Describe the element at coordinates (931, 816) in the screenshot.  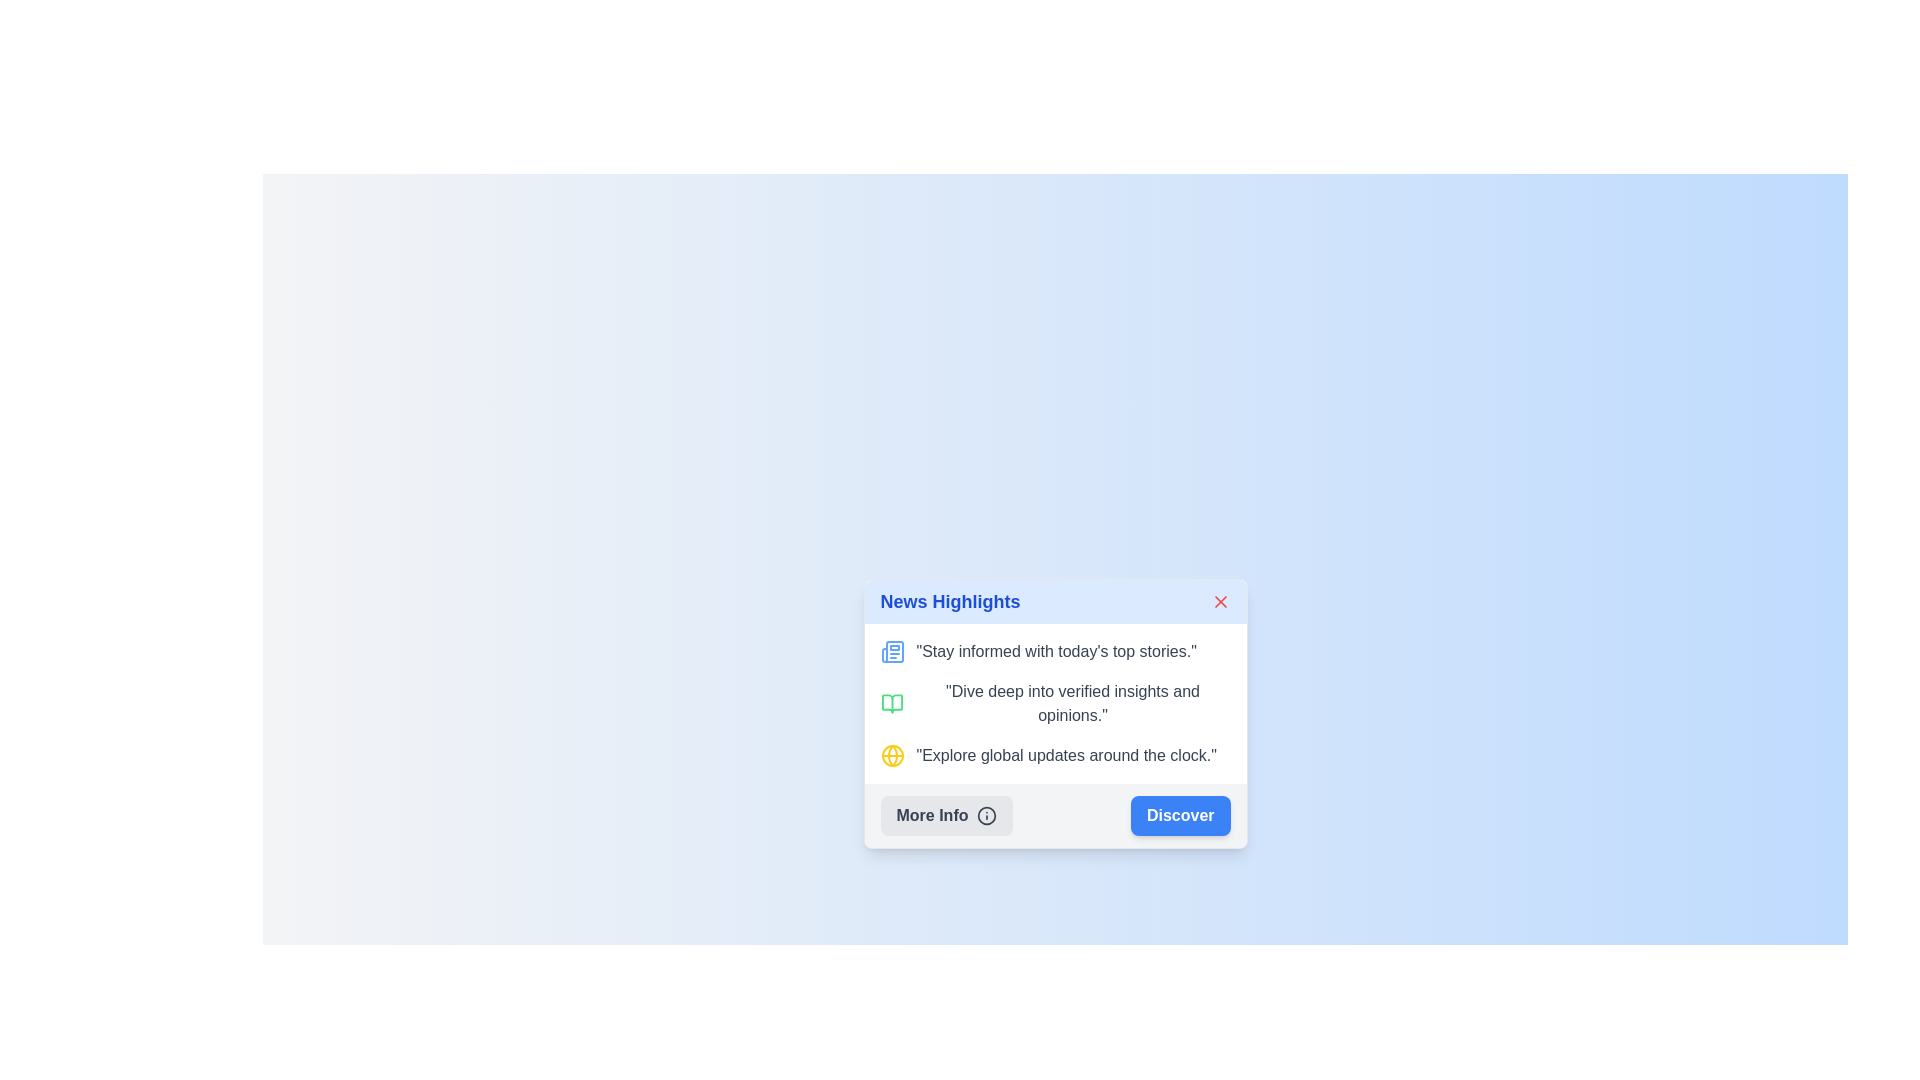
I see `the 'More Info' static text element within the button located on the left side of the bottom area of the card titled 'News Highlights'` at that location.